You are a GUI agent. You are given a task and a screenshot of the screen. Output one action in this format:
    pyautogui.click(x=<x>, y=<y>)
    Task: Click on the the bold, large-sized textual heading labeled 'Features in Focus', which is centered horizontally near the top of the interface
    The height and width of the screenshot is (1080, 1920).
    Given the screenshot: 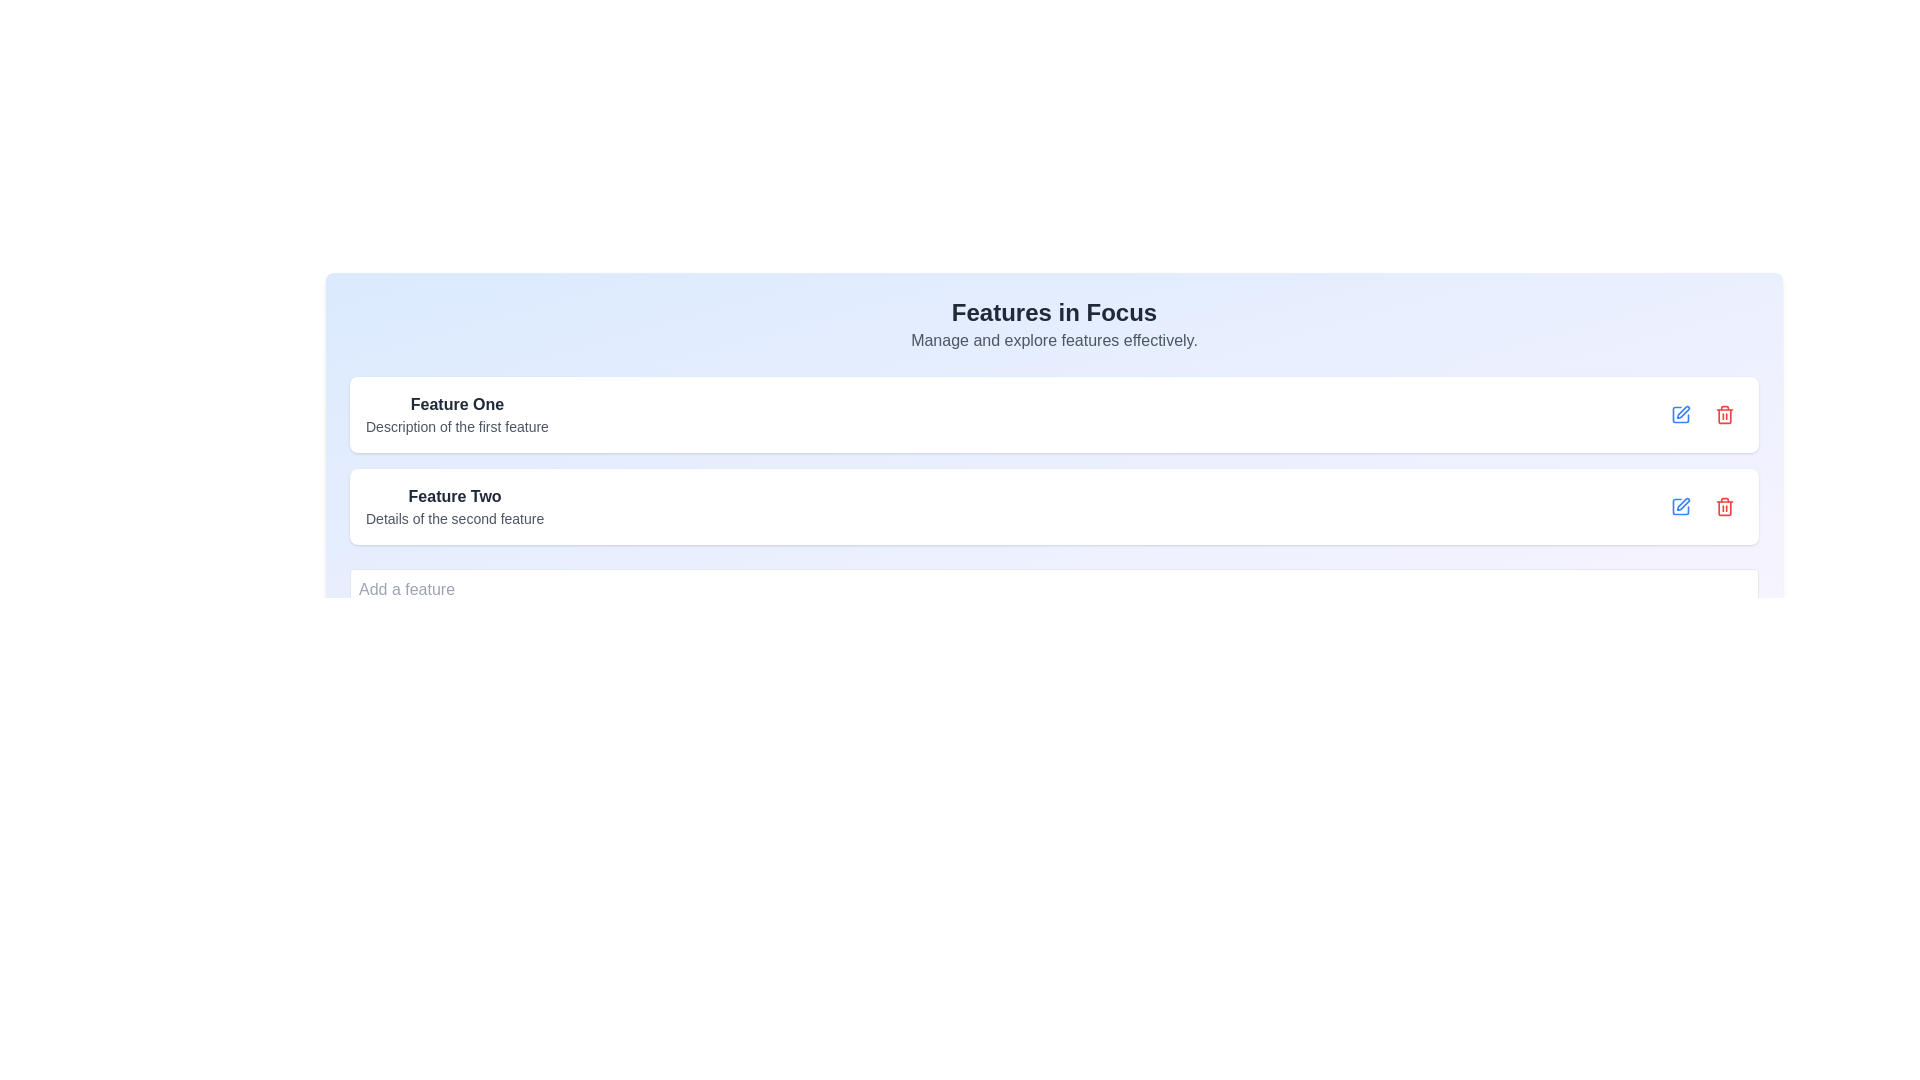 What is the action you would take?
    pyautogui.click(x=1053, y=312)
    